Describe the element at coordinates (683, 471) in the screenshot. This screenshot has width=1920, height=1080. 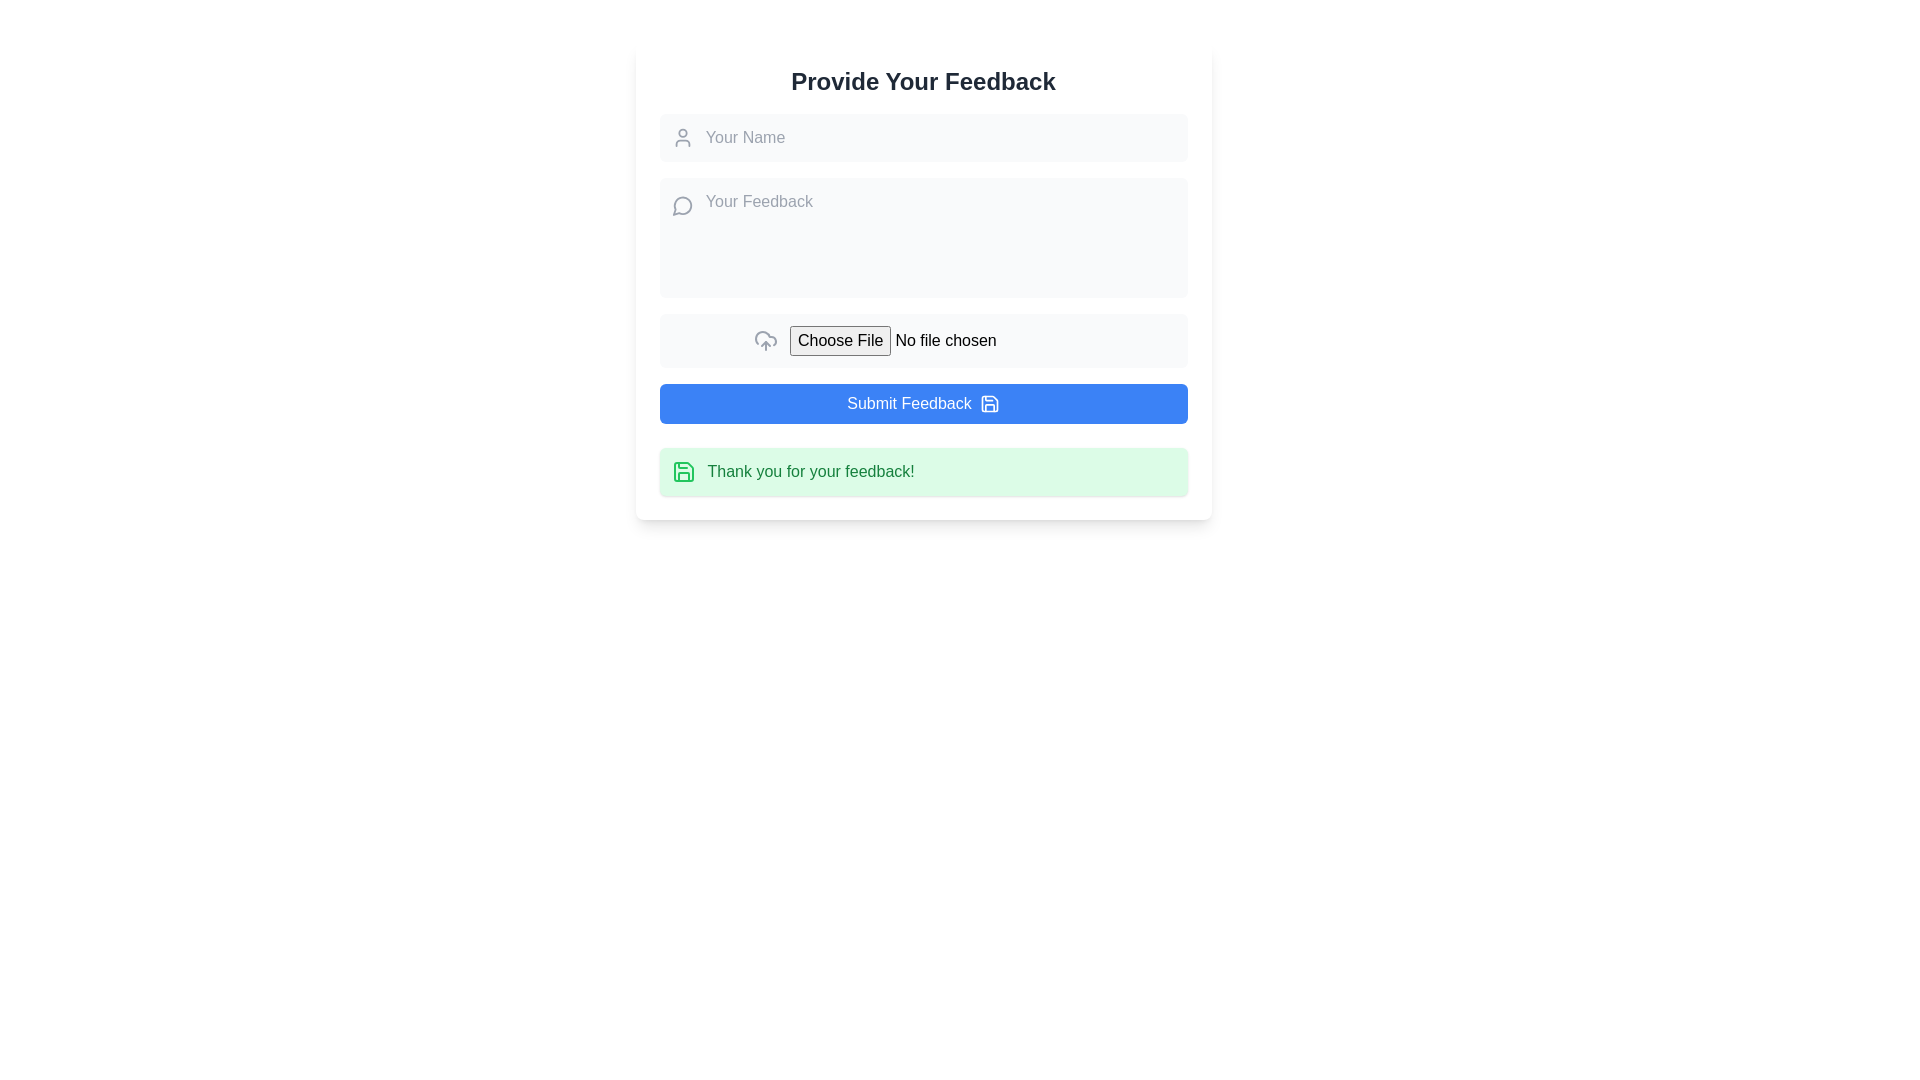
I see `the floppy disk icon, which represents the save action and is green in color, located below the input fields of the feedback form to the left of the text 'Thank you for your feedback!'` at that location.